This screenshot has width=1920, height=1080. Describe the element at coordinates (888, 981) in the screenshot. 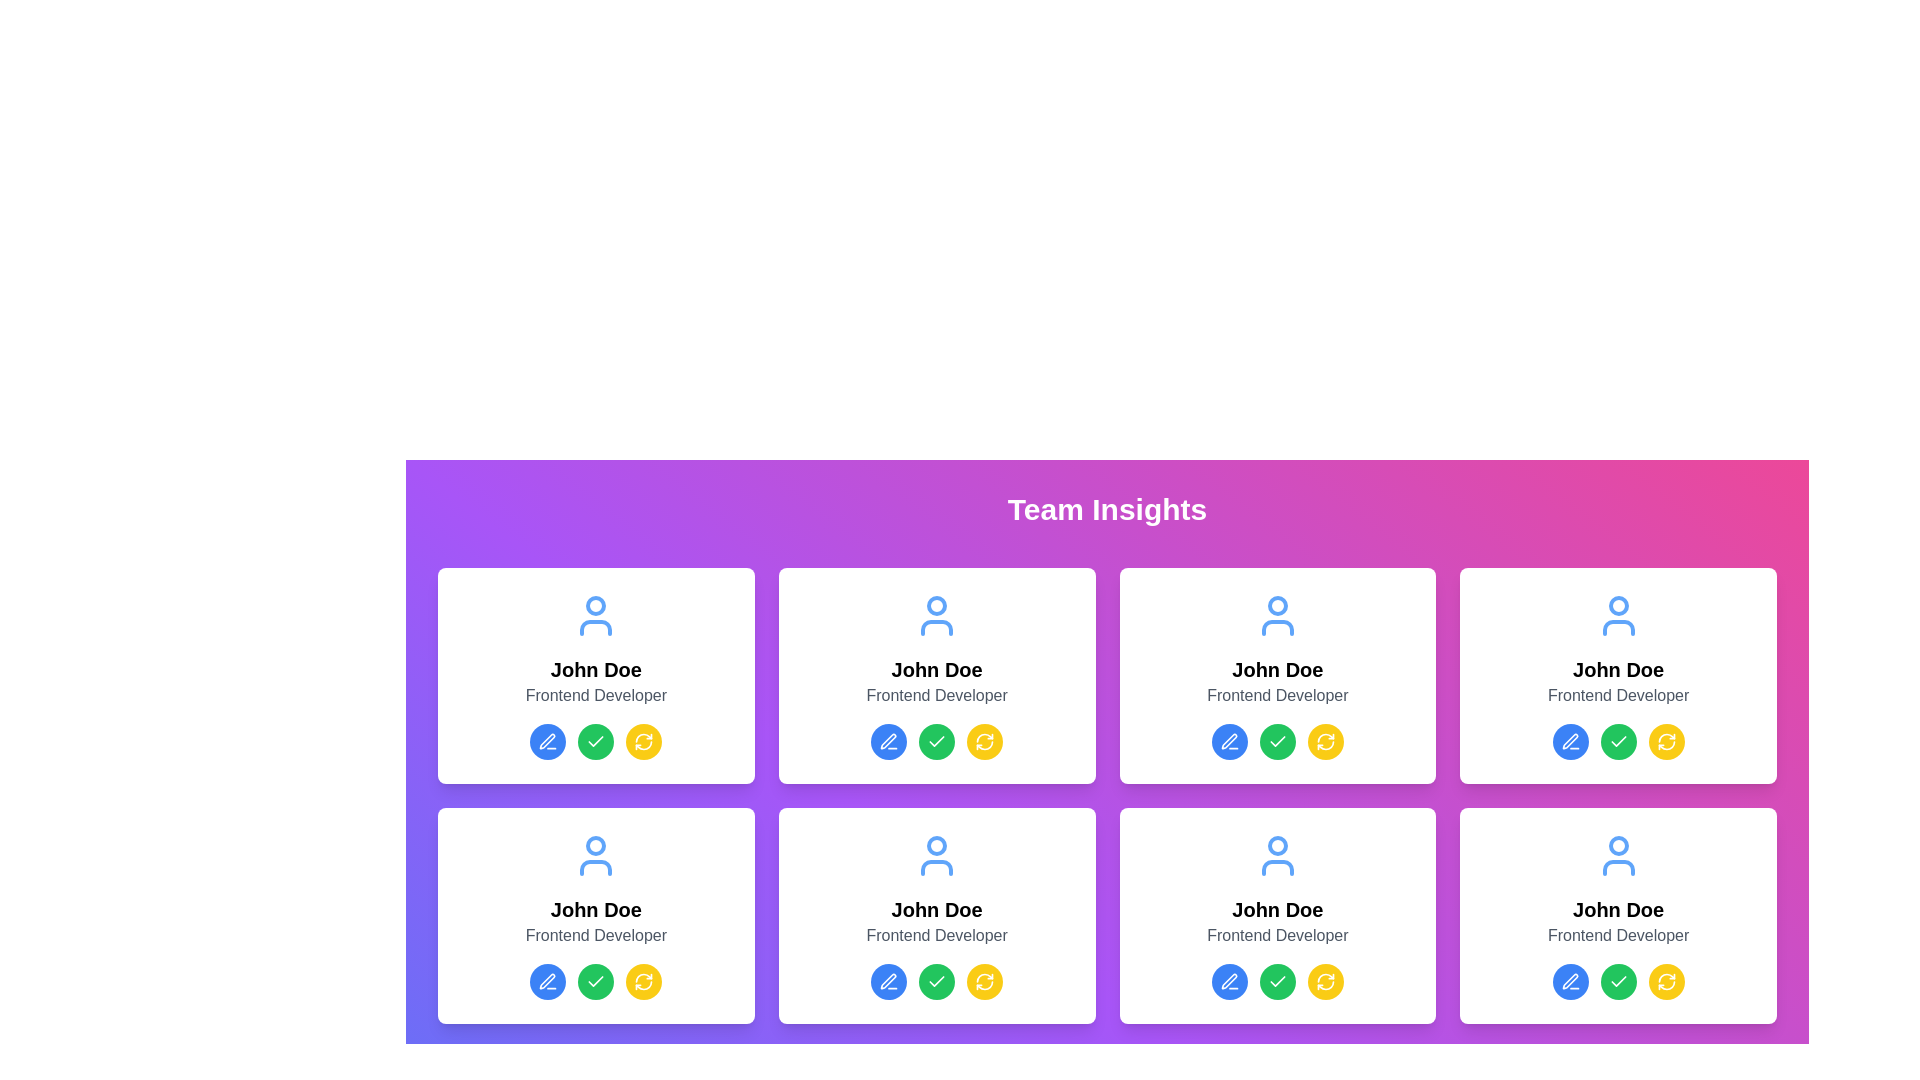

I see `the edit icon button located at the bottom left of the card displaying 'John Doe, Frontend Developer'` at that location.